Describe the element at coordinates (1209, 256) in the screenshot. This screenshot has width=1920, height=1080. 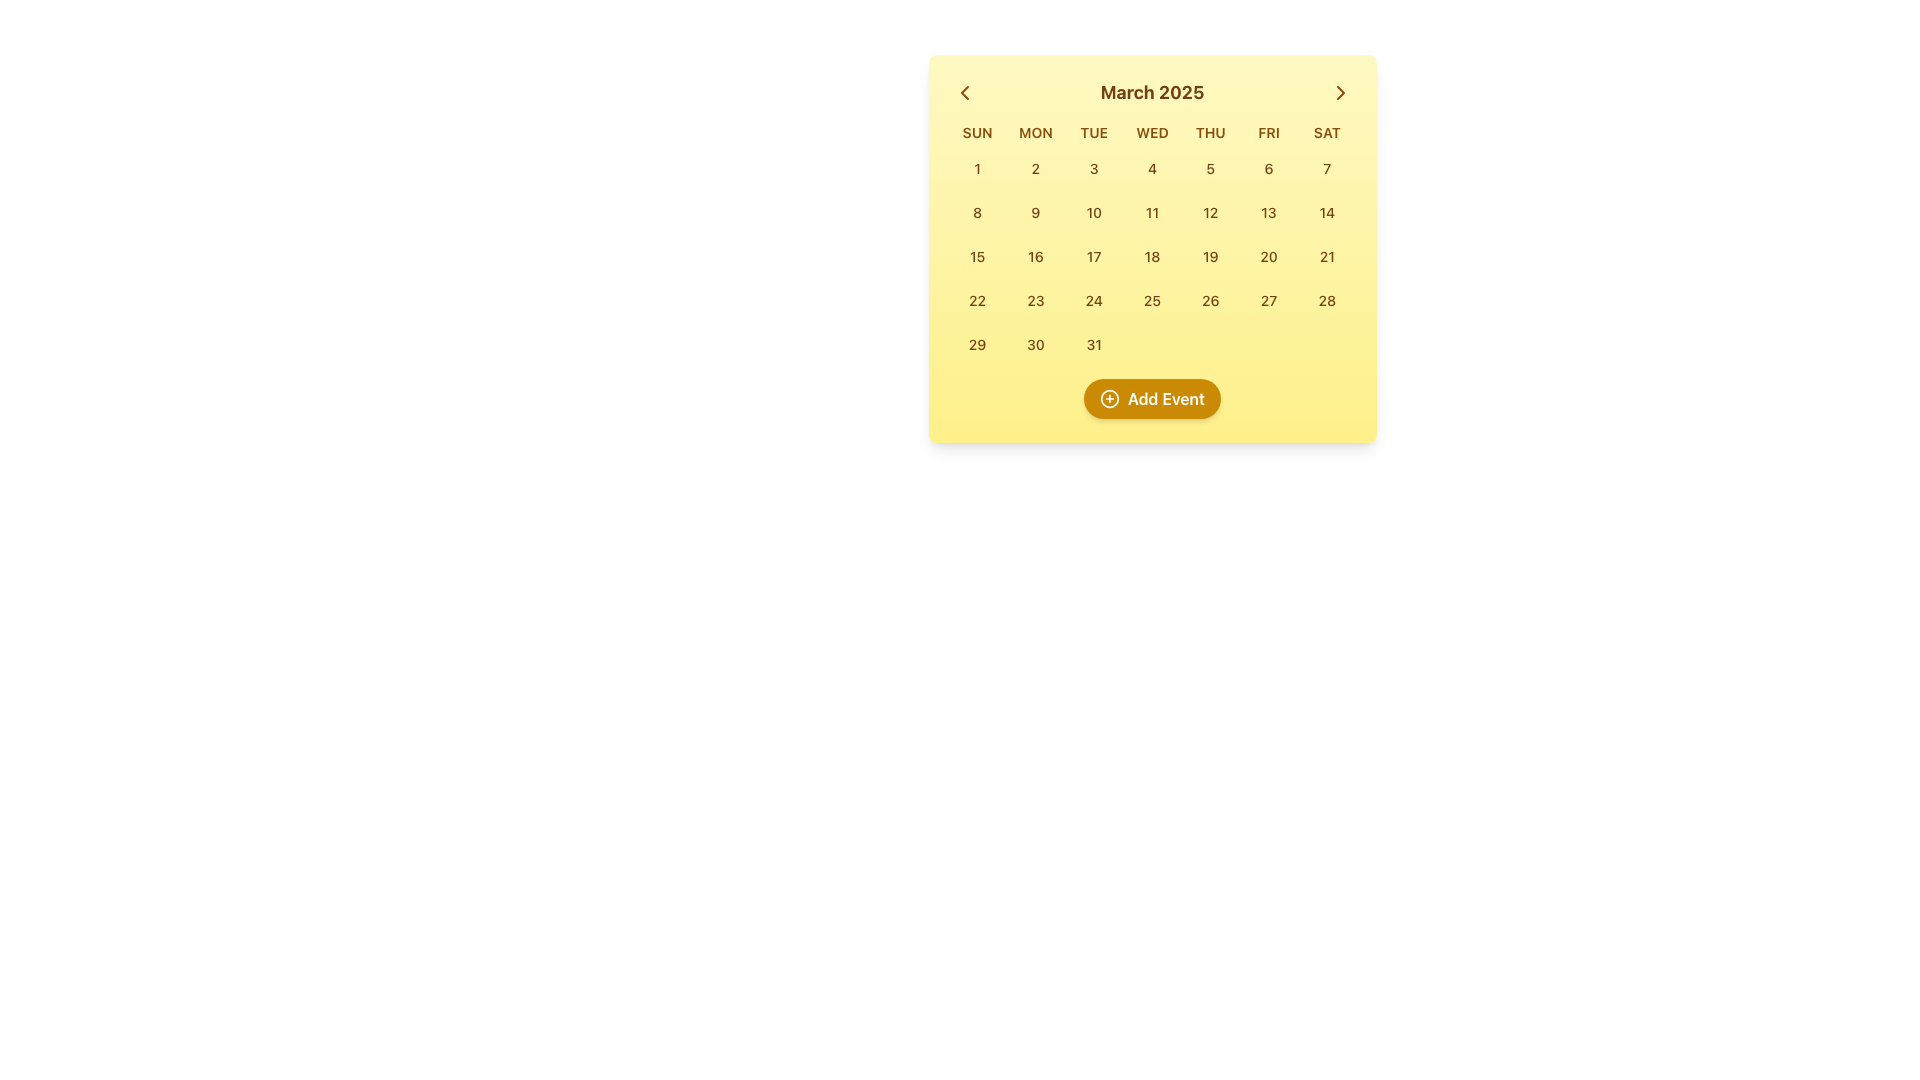
I see `the calendar date cell displaying the number '19', which is styled with a yellow background and rounded corners` at that location.